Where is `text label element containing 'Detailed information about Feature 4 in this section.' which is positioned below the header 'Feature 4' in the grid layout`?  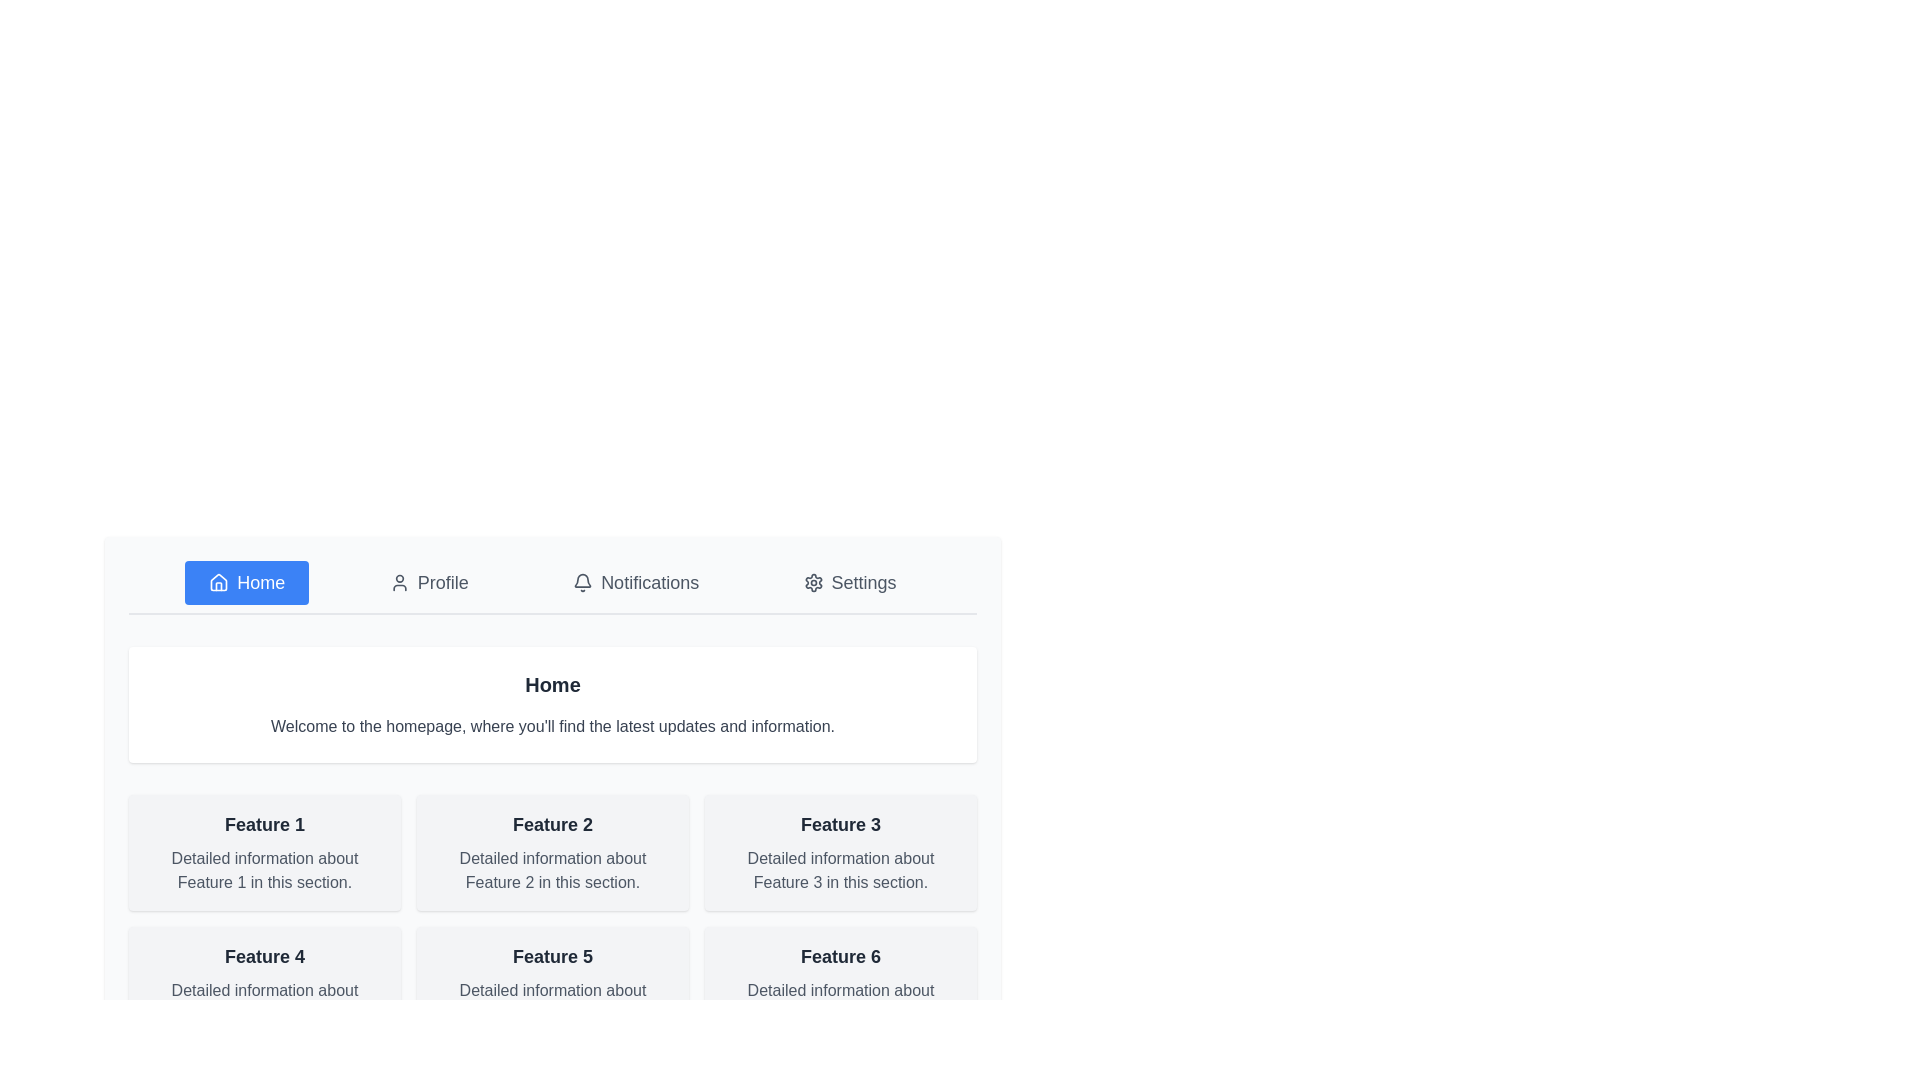
text label element containing 'Detailed information about Feature 4 in this section.' which is positioned below the header 'Feature 4' in the grid layout is located at coordinates (263, 1002).